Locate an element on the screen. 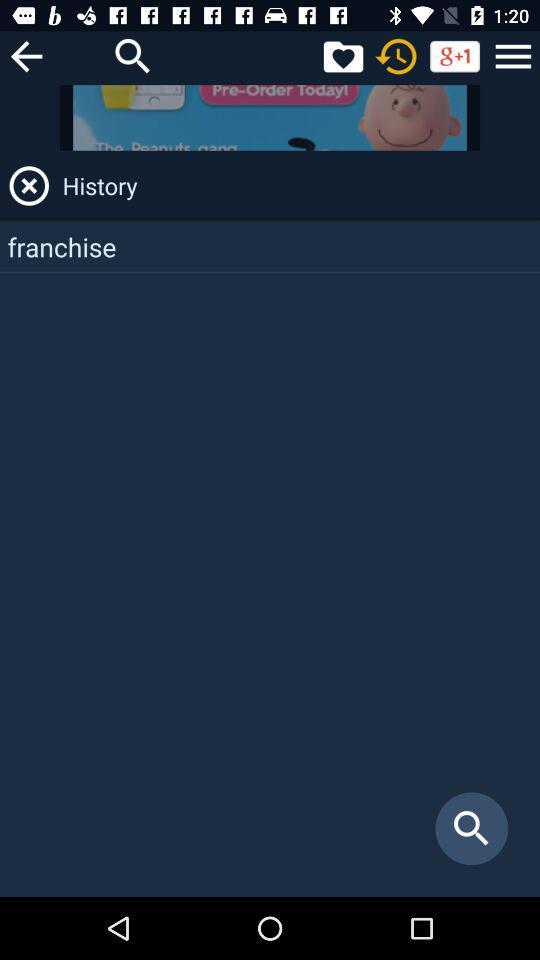  the history is located at coordinates (297, 185).